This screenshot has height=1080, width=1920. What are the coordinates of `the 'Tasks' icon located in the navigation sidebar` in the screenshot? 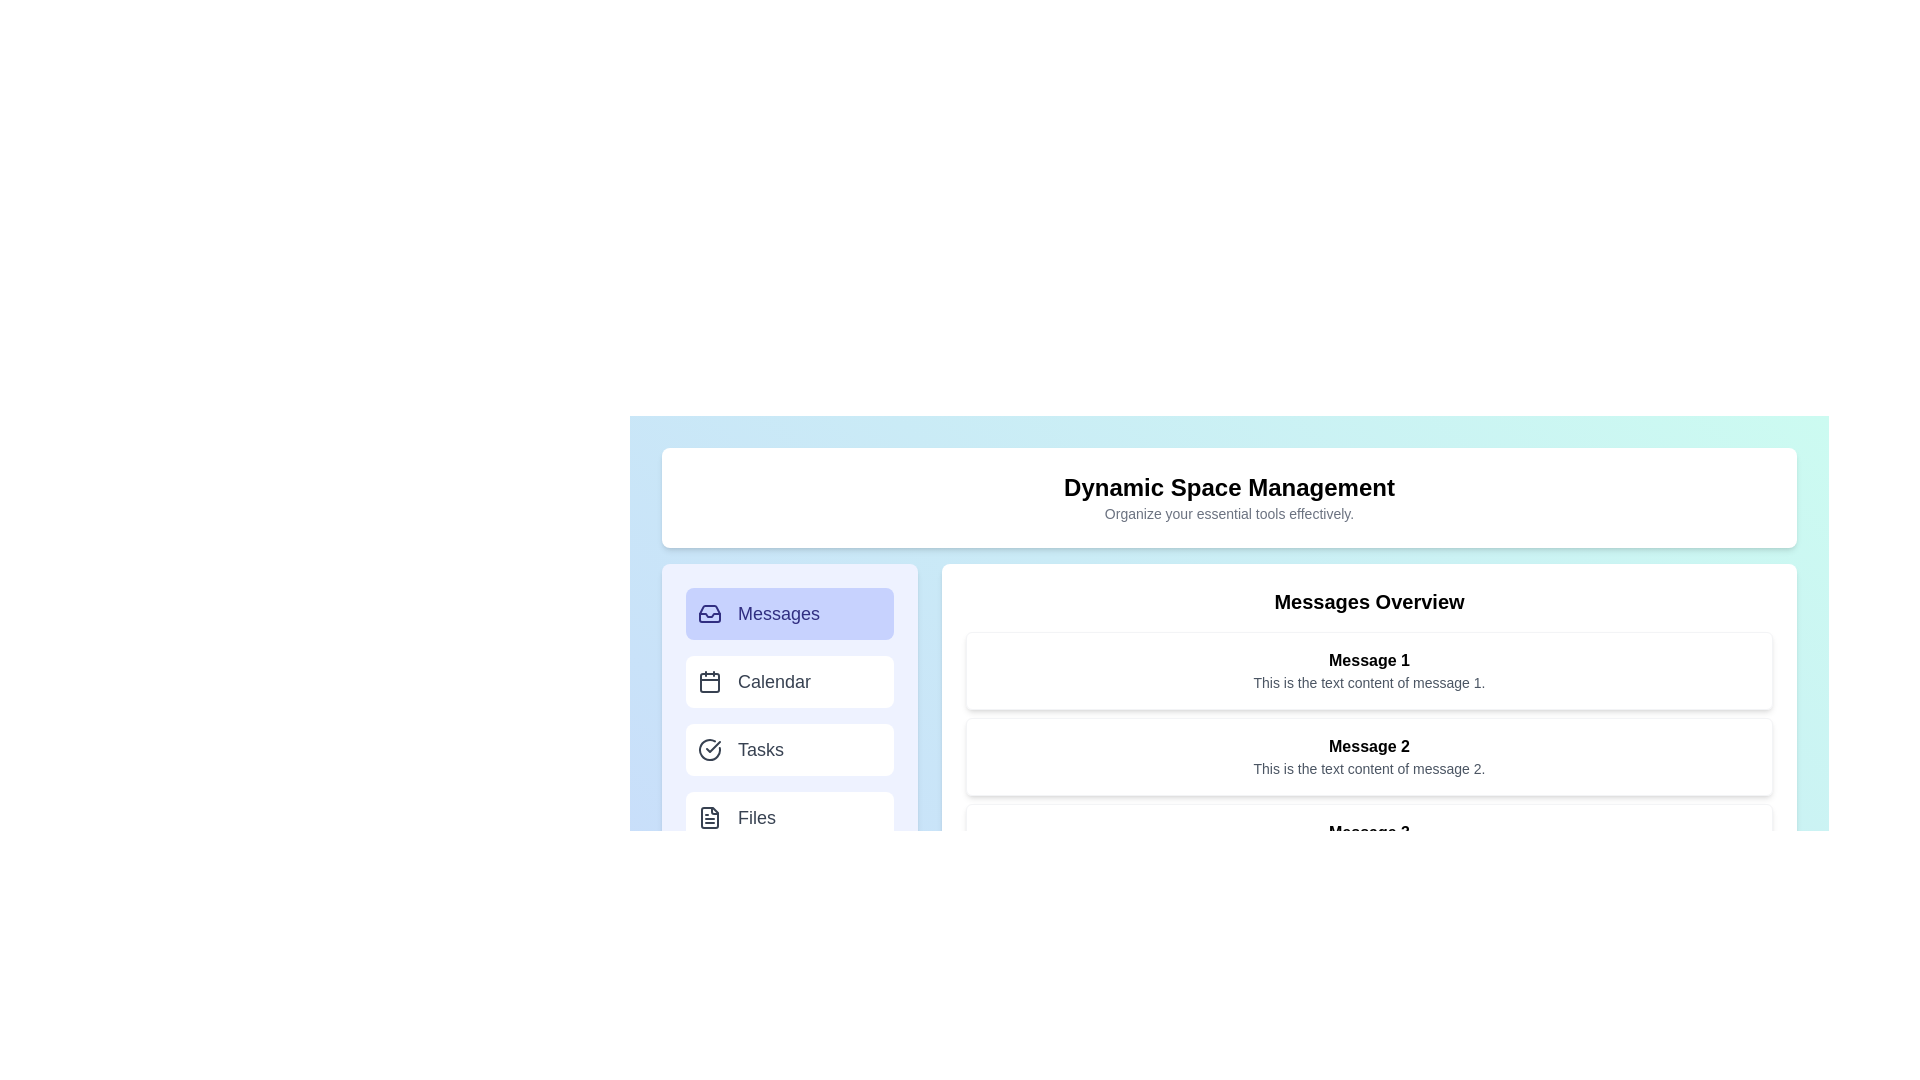 It's located at (710, 749).